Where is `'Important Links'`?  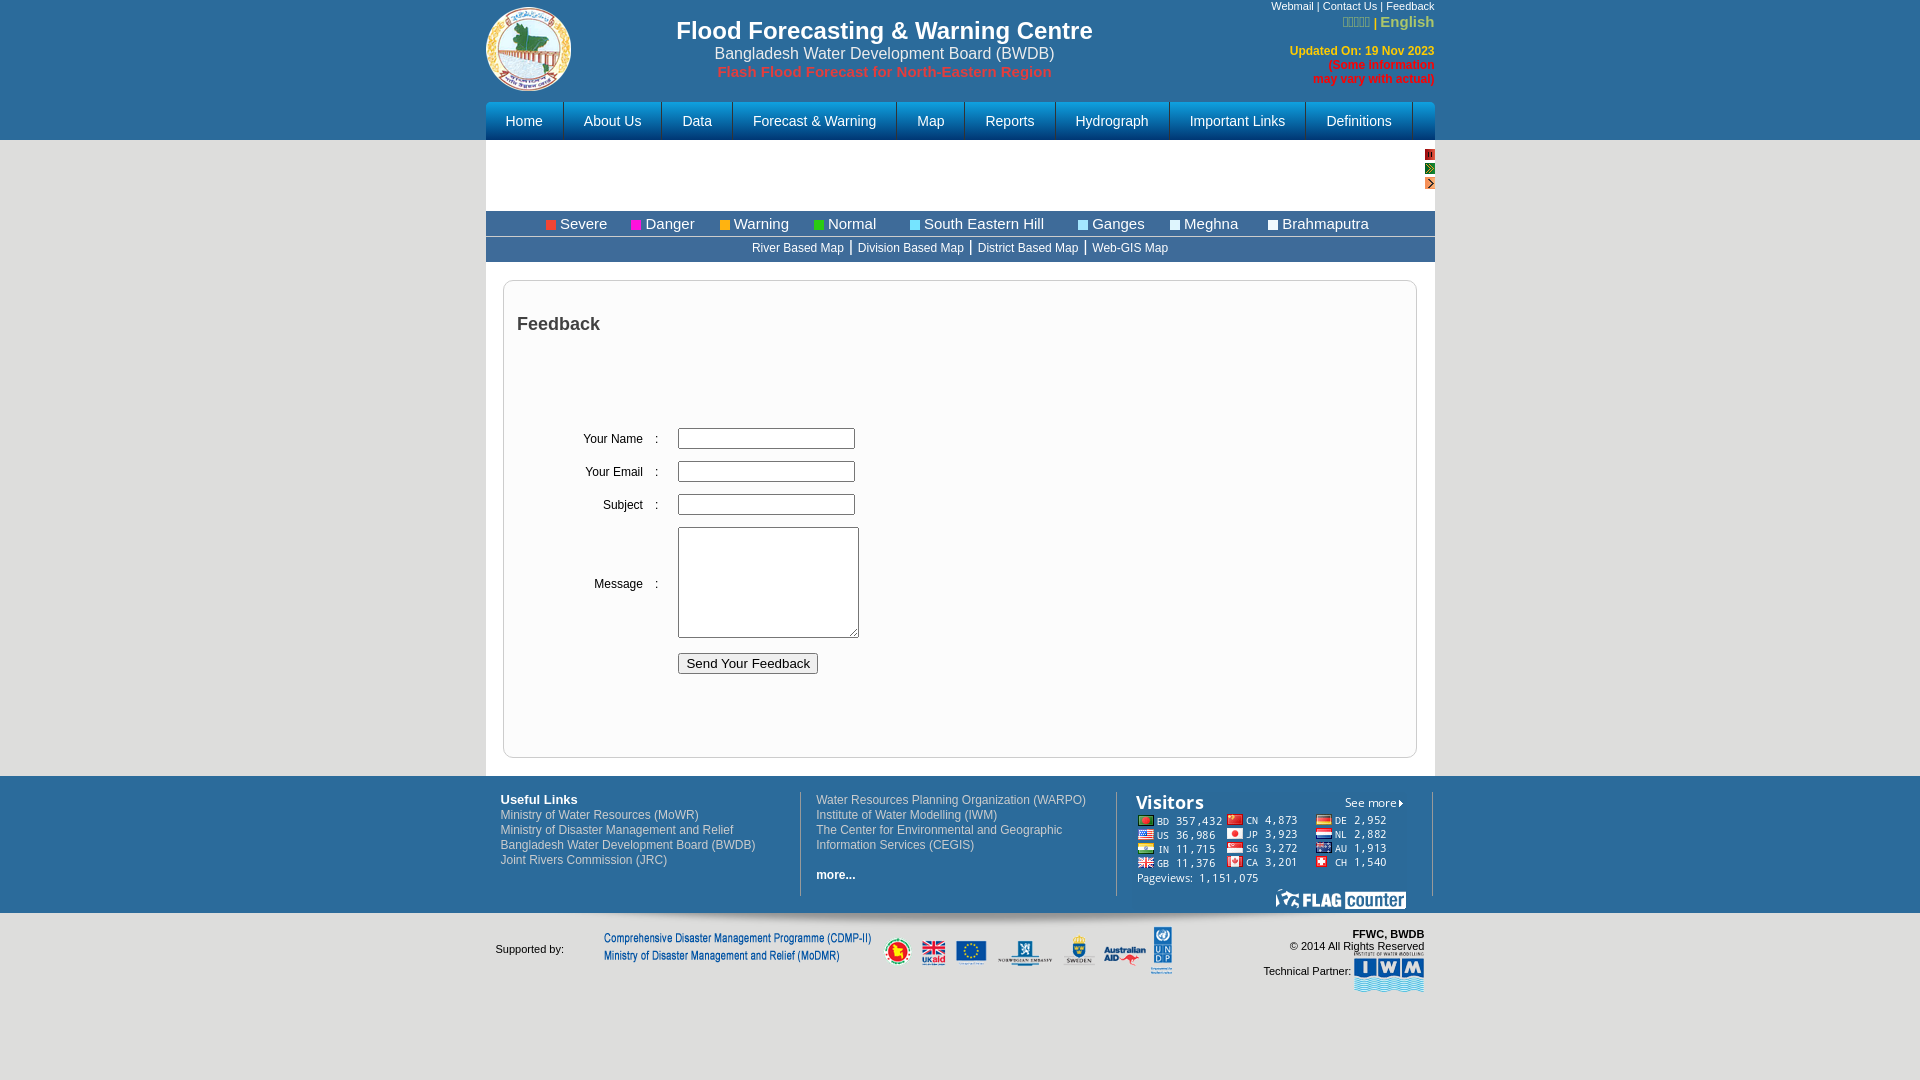
'Important Links' is located at coordinates (1170, 120).